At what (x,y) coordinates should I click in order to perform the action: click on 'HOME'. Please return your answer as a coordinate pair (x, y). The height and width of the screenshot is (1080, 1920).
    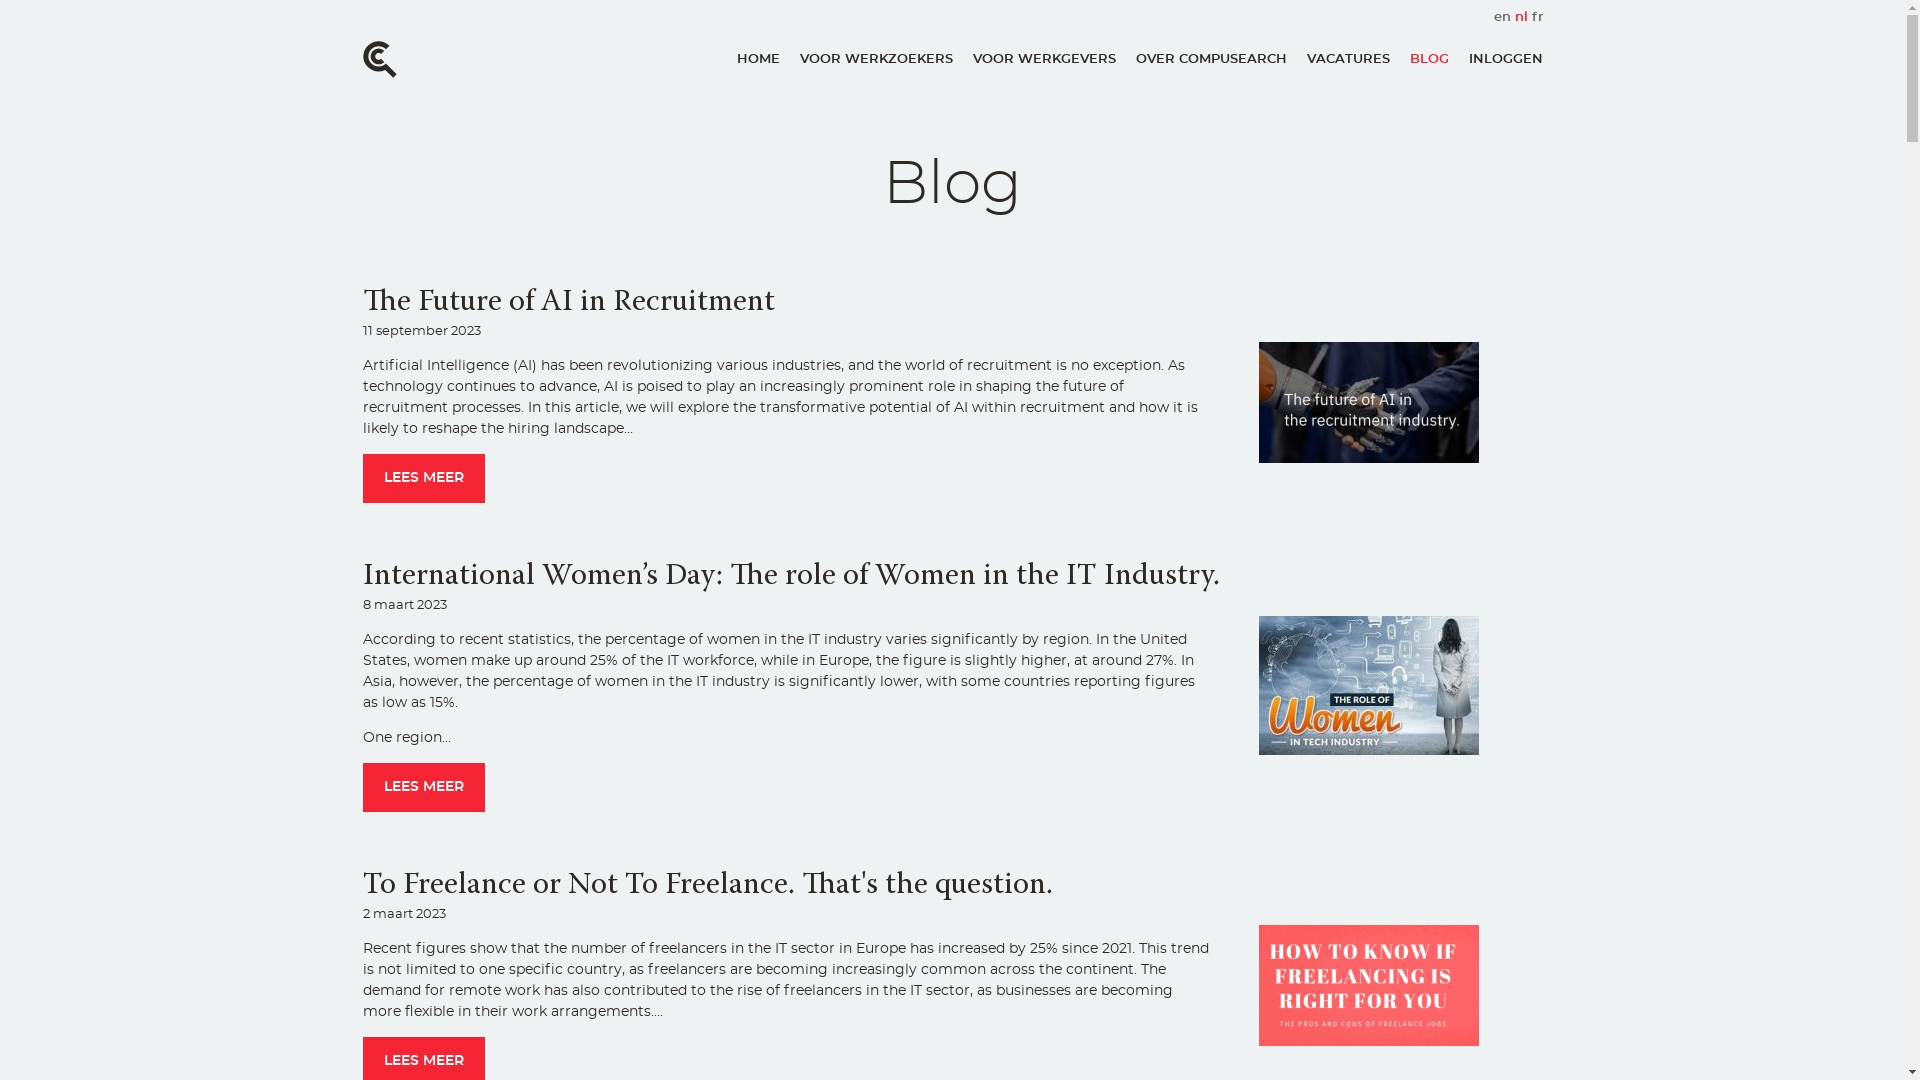
    Looking at the image, I should click on (734, 58).